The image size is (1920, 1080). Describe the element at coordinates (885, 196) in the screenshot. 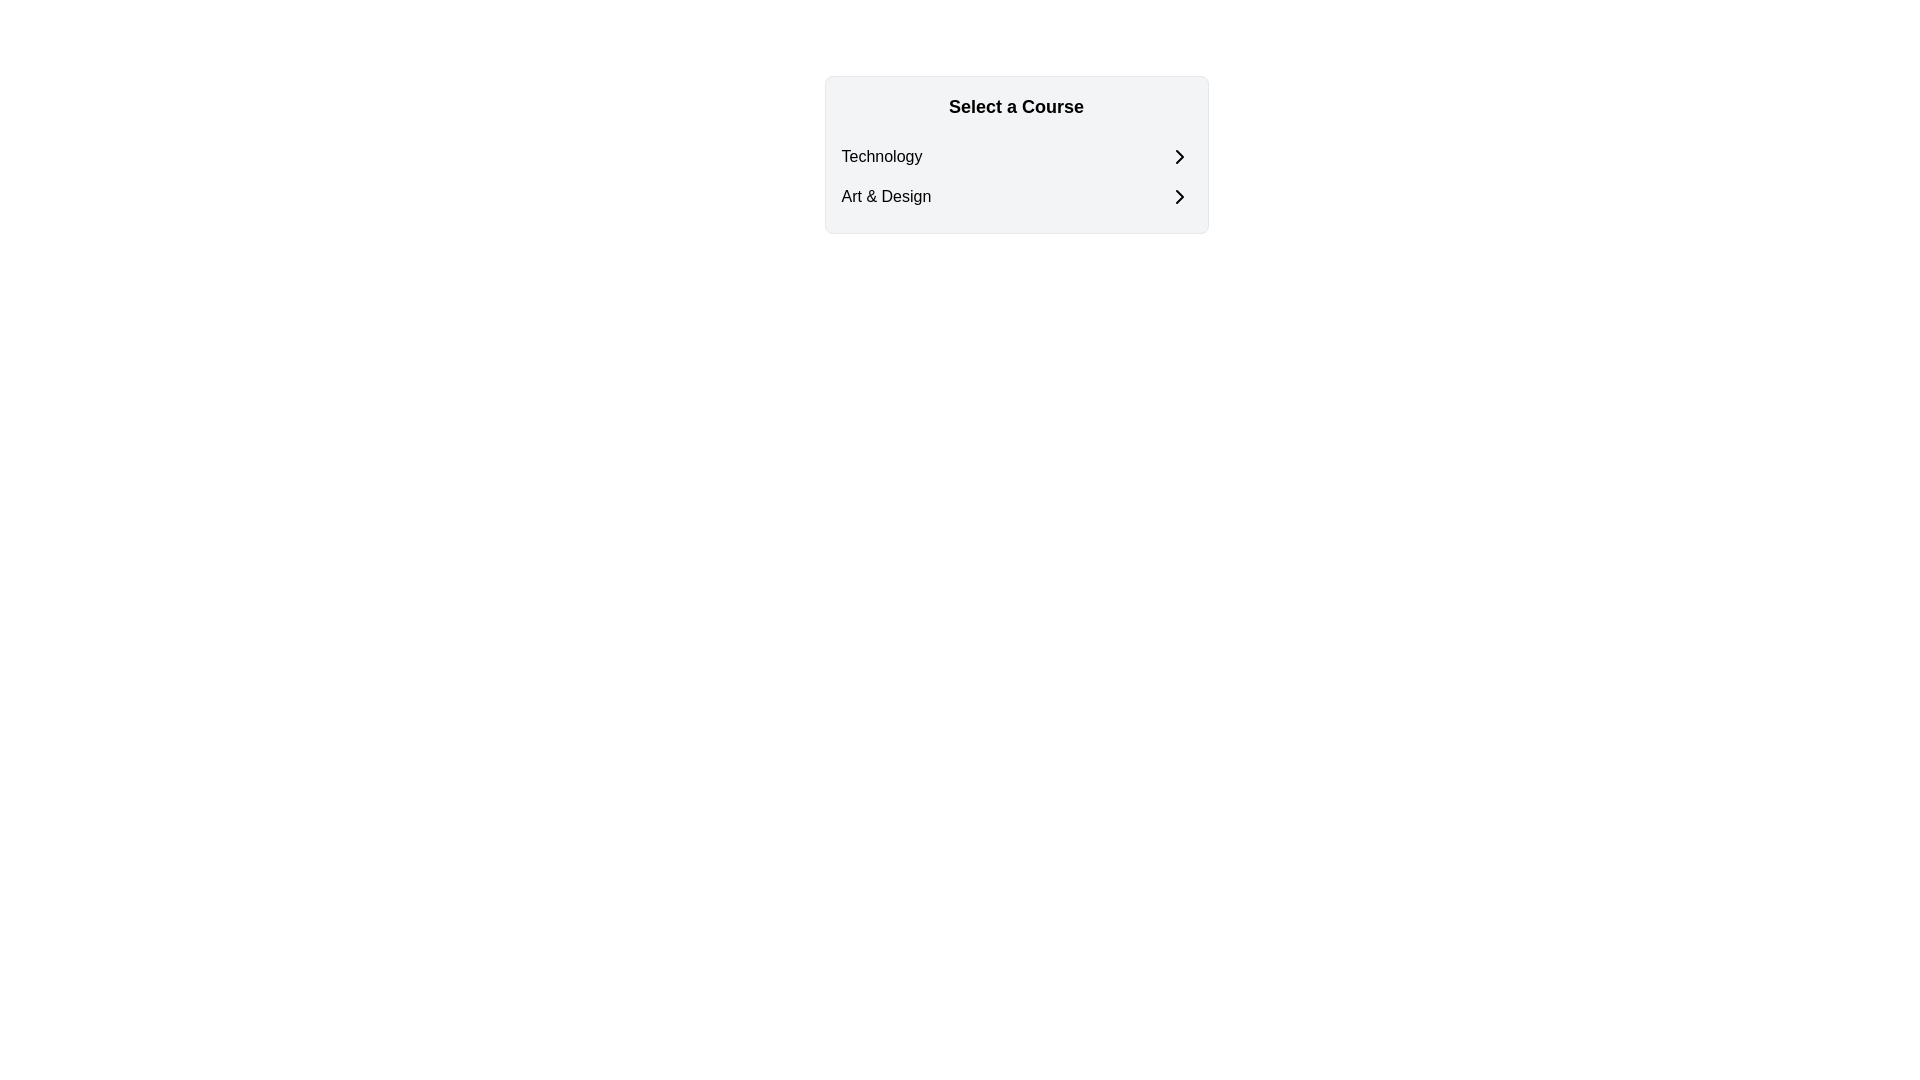

I see `the 'Art & Design' text label located` at that location.